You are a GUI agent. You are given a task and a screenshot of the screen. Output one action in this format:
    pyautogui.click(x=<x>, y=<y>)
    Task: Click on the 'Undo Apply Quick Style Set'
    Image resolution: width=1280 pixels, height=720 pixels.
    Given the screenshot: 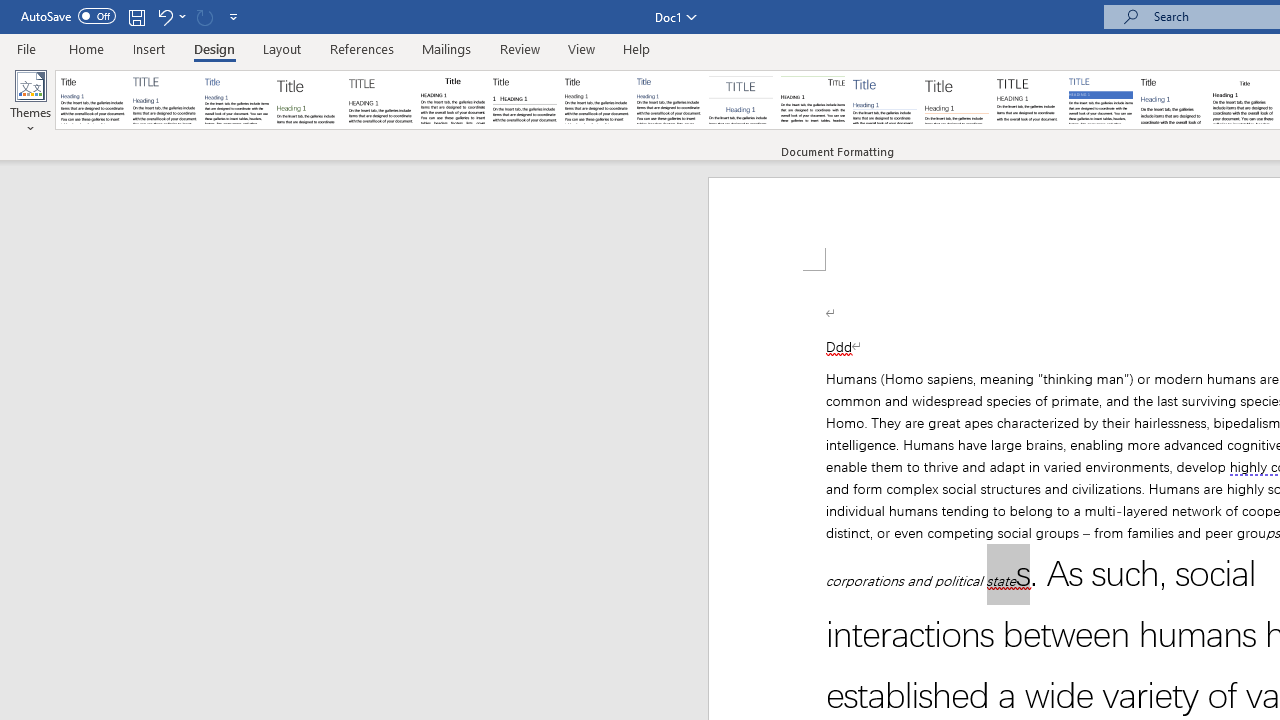 What is the action you would take?
    pyautogui.click(x=170, y=16)
    